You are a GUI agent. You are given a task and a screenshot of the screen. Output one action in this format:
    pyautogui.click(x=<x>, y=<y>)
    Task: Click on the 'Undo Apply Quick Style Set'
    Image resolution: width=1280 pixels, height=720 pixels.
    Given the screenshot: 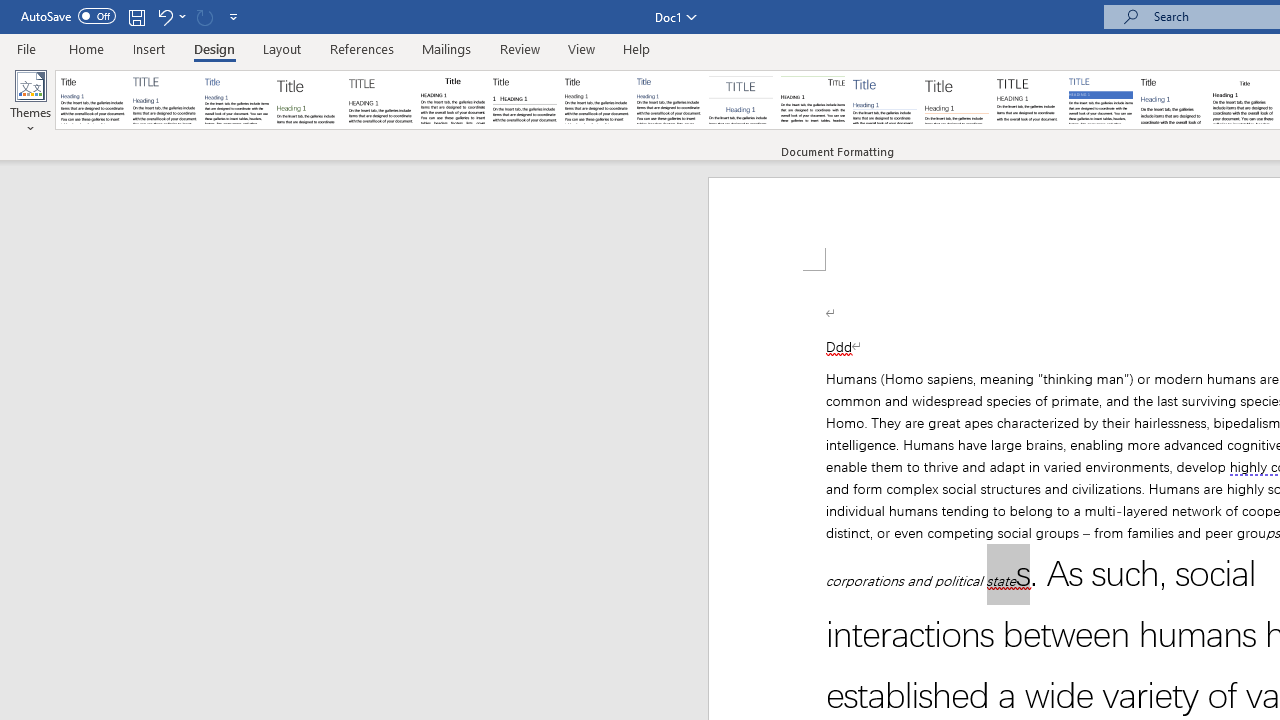 What is the action you would take?
    pyautogui.click(x=170, y=16)
    